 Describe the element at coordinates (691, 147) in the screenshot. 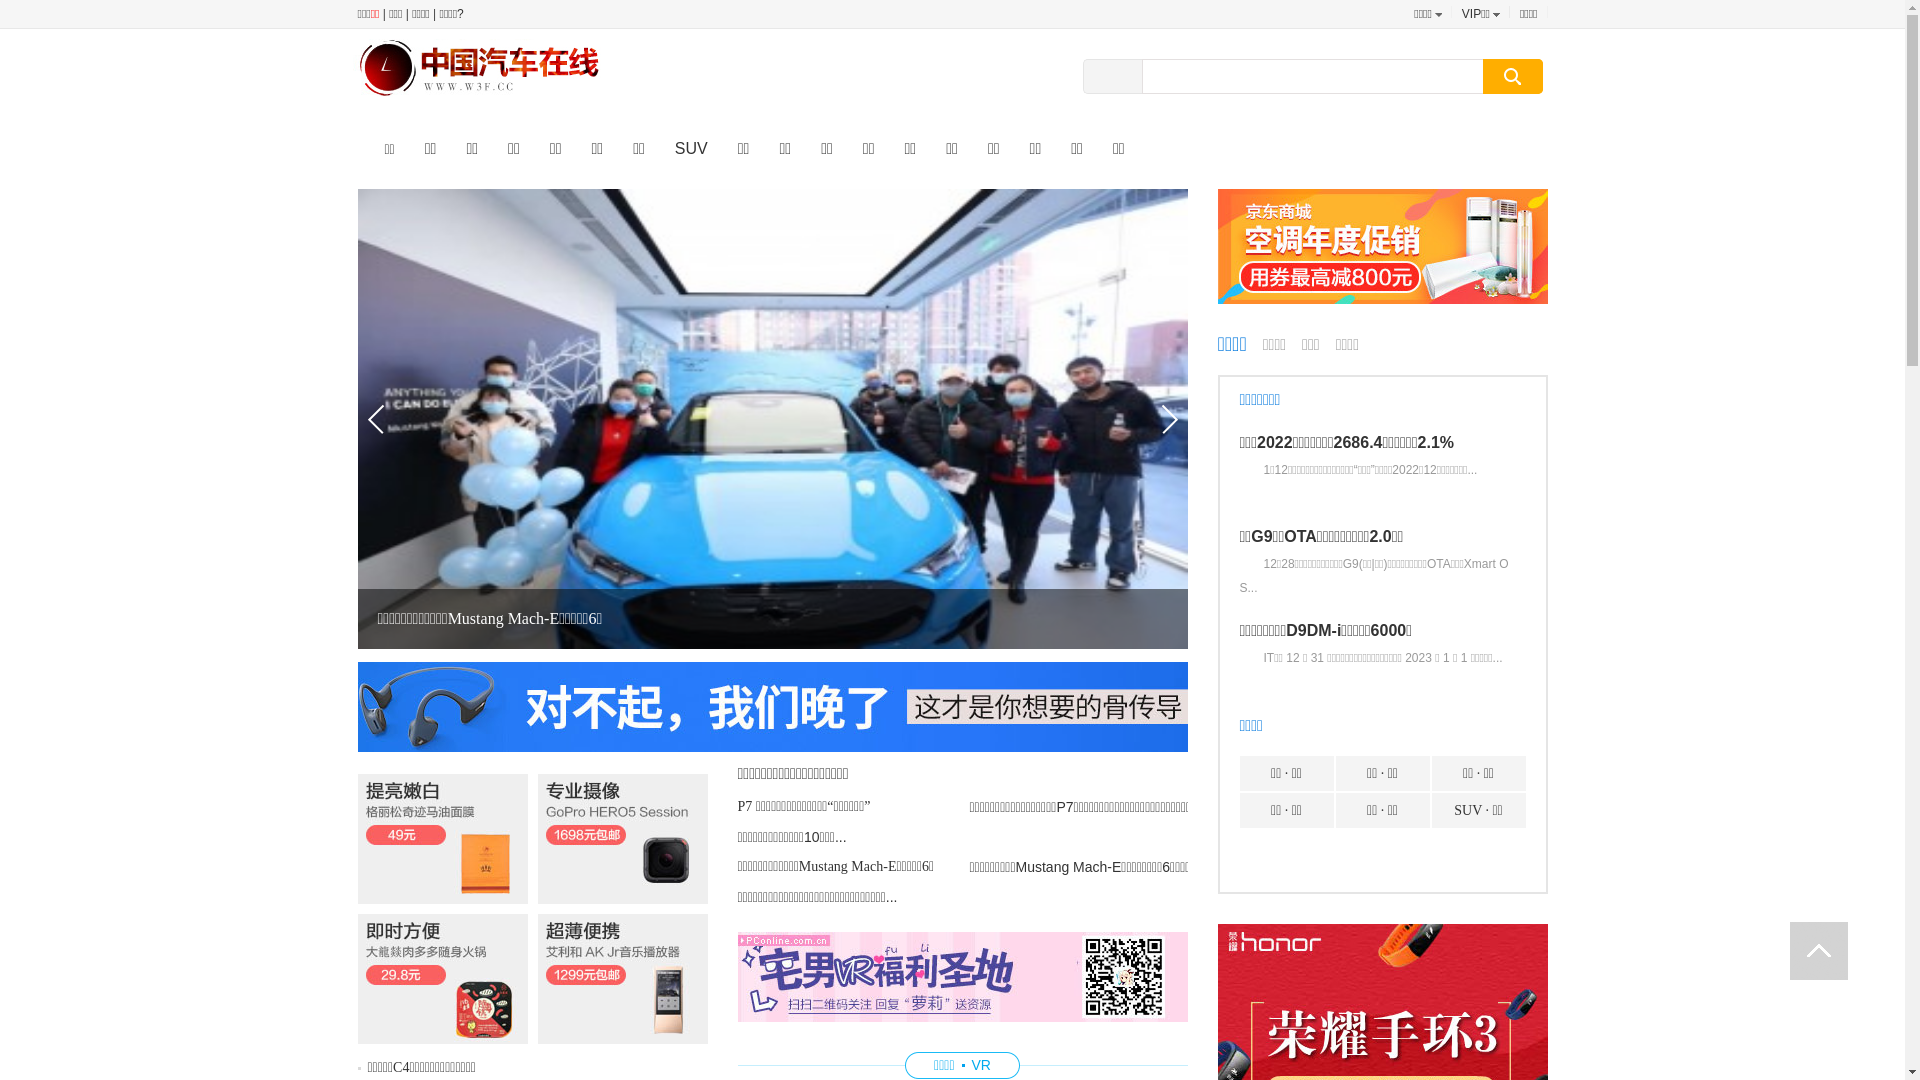

I see `'SUV'` at that location.